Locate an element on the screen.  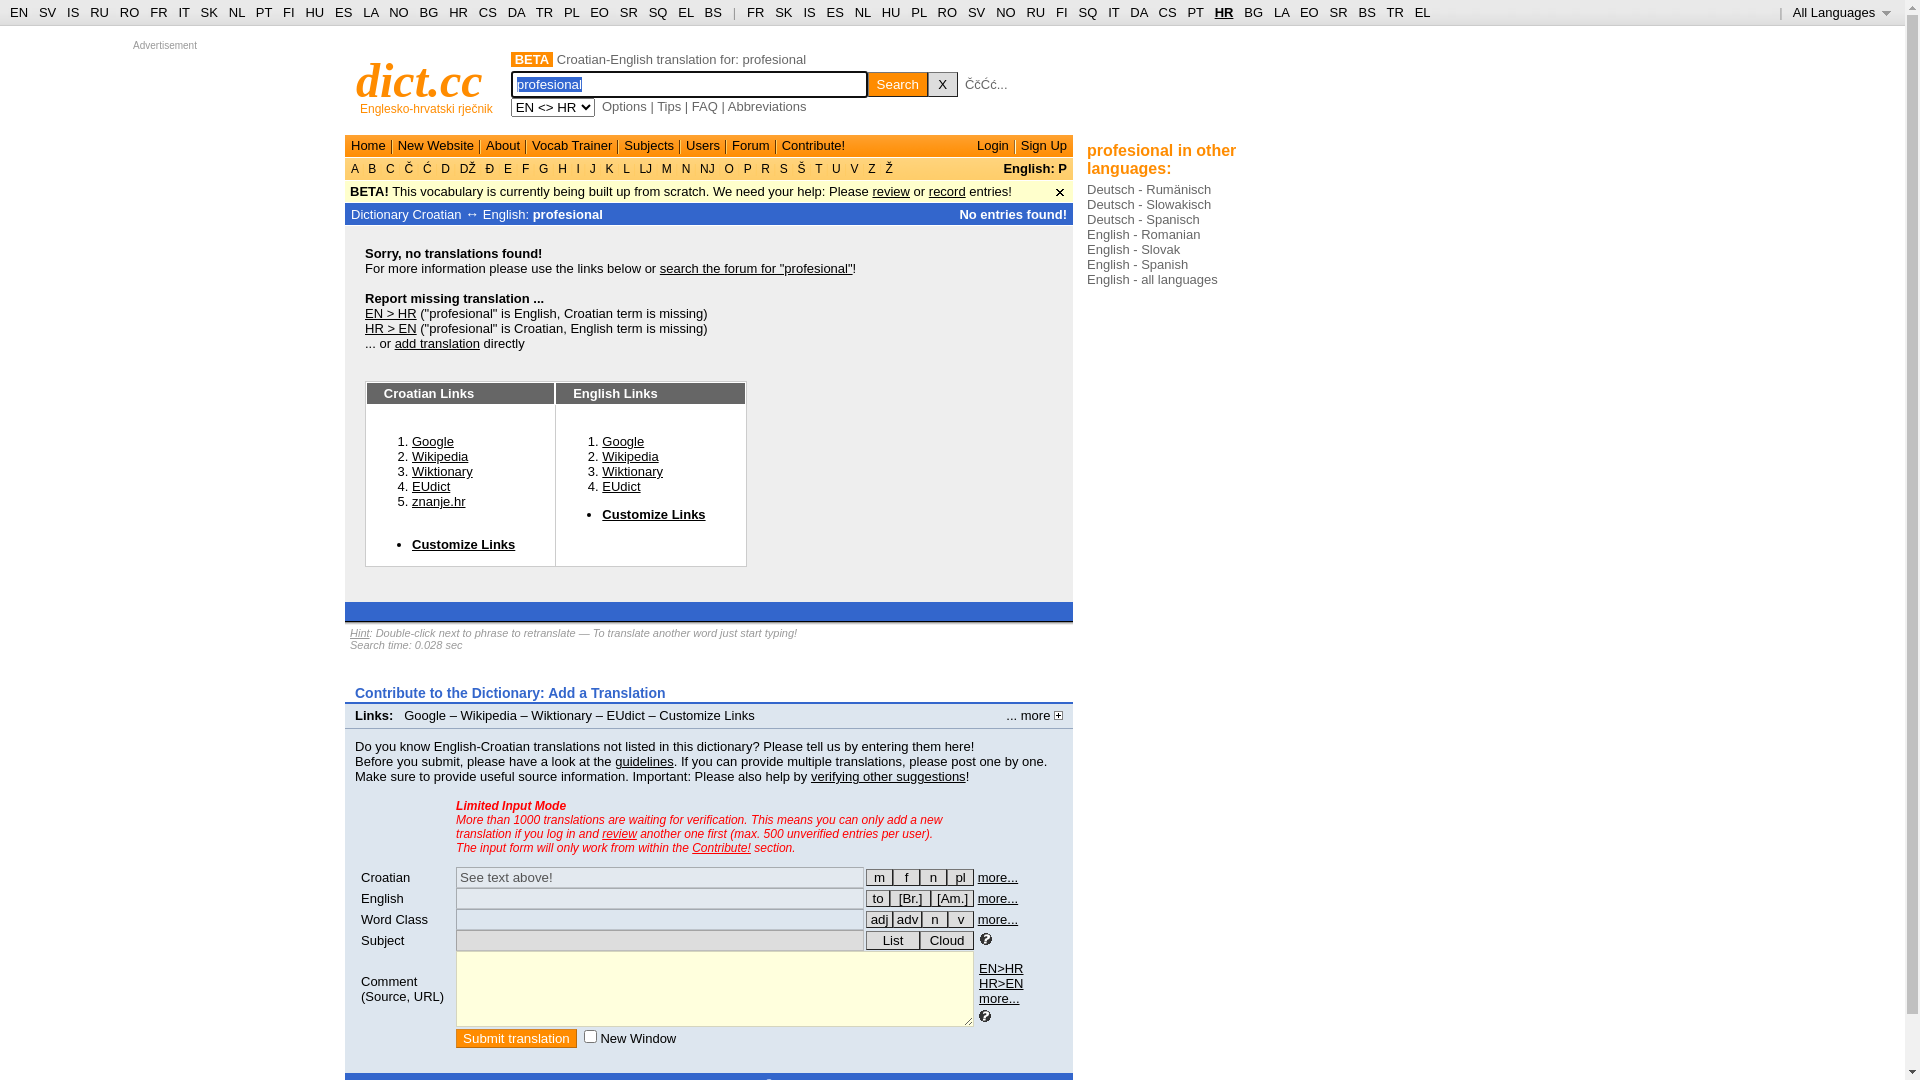
'dict.cc' is located at coordinates (418, 79).